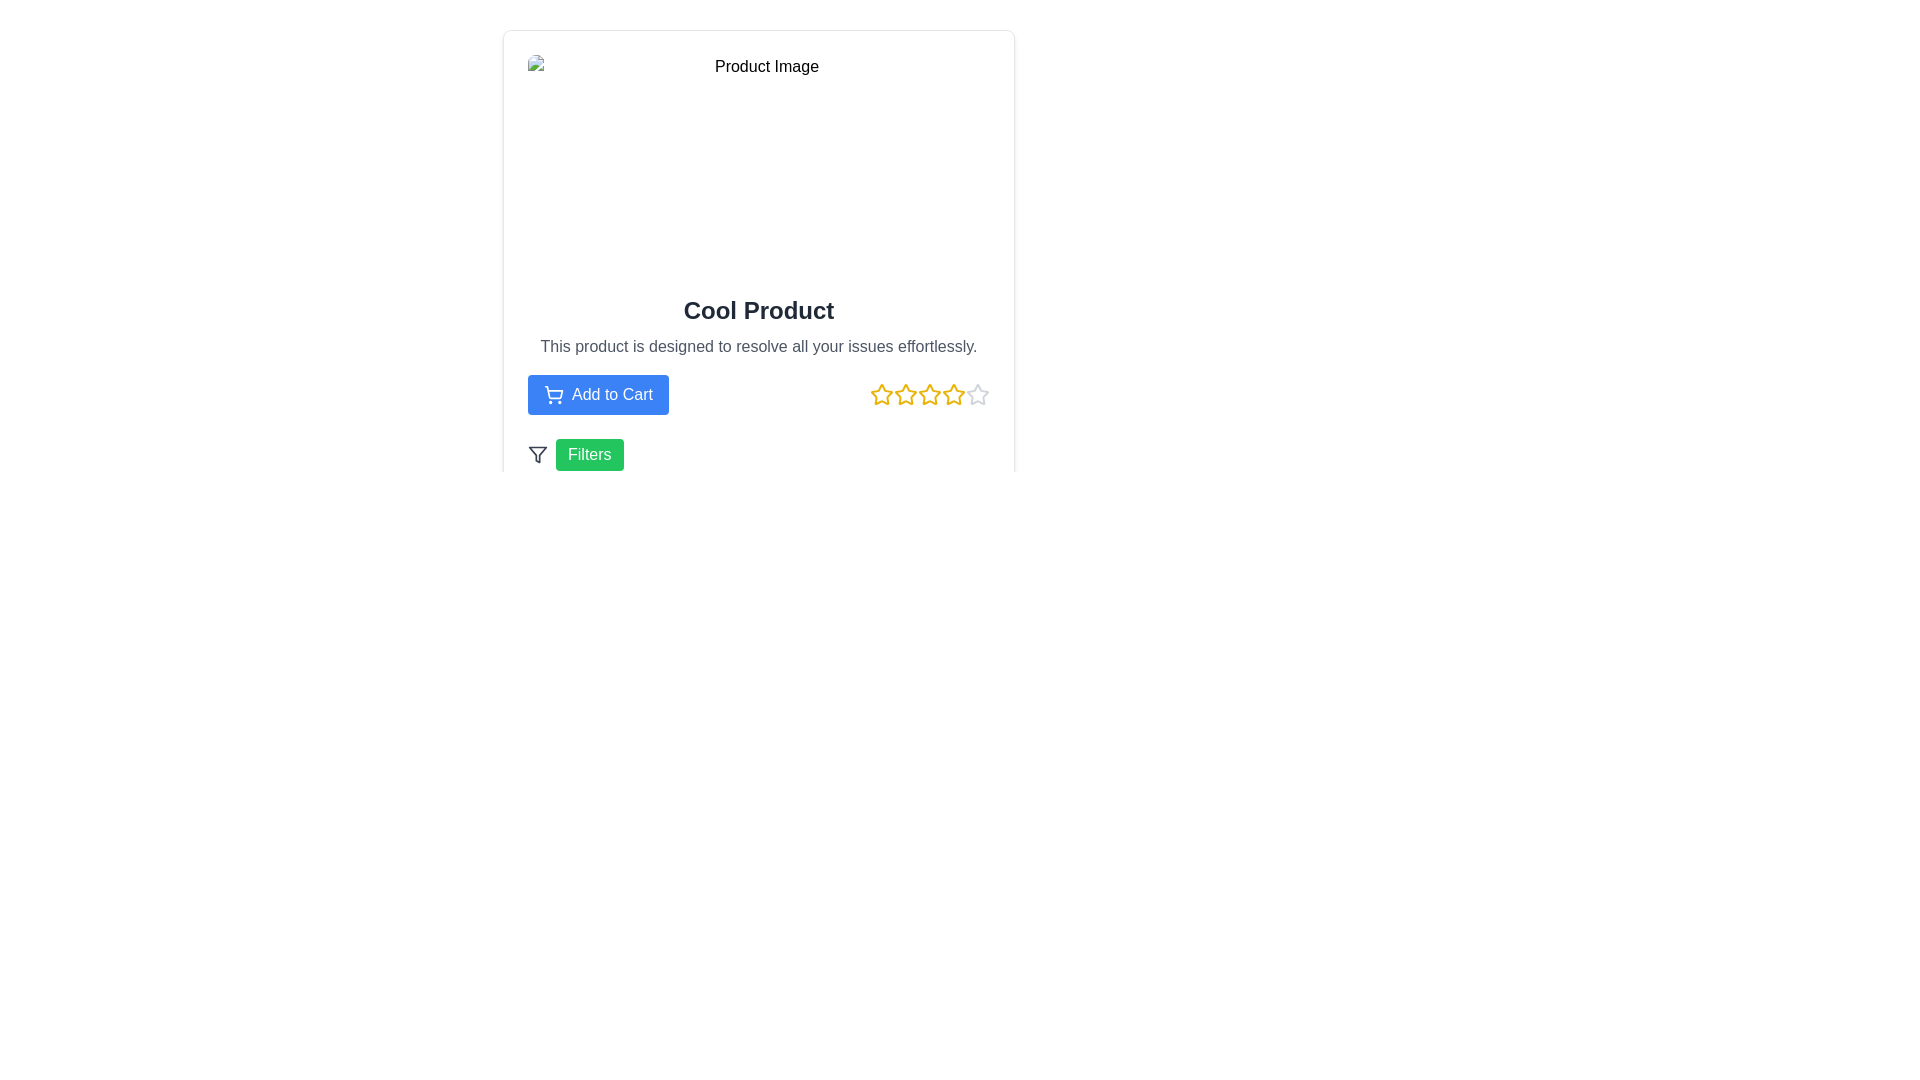 The image size is (1920, 1080). What do you see at coordinates (597, 394) in the screenshot?
I see `the button located to the left of the row of yellow star icons` at bounding box center [597, 394].